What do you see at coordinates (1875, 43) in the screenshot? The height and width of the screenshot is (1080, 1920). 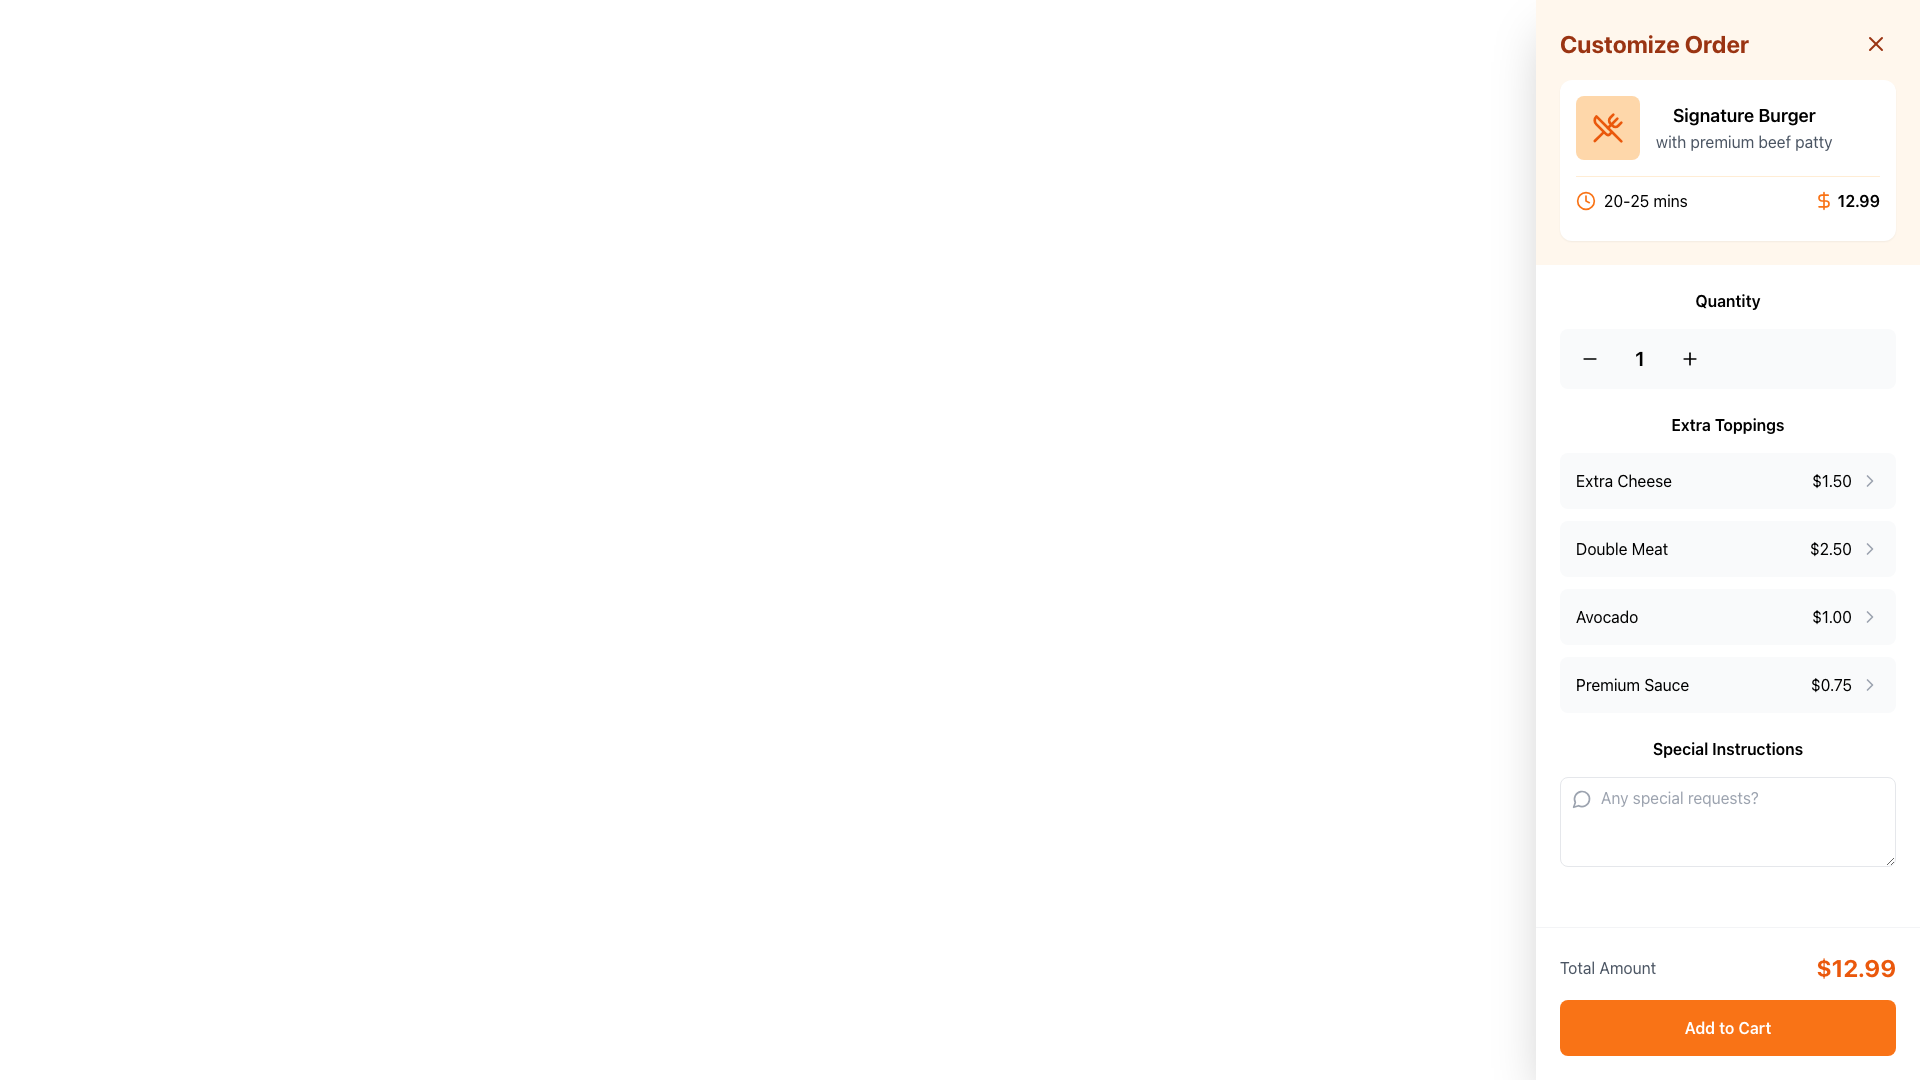 I see `the Close button (SVG icon) in the top-right corner of the 'Customize Order' sidebar panel` at bounding box center [1875, 43].